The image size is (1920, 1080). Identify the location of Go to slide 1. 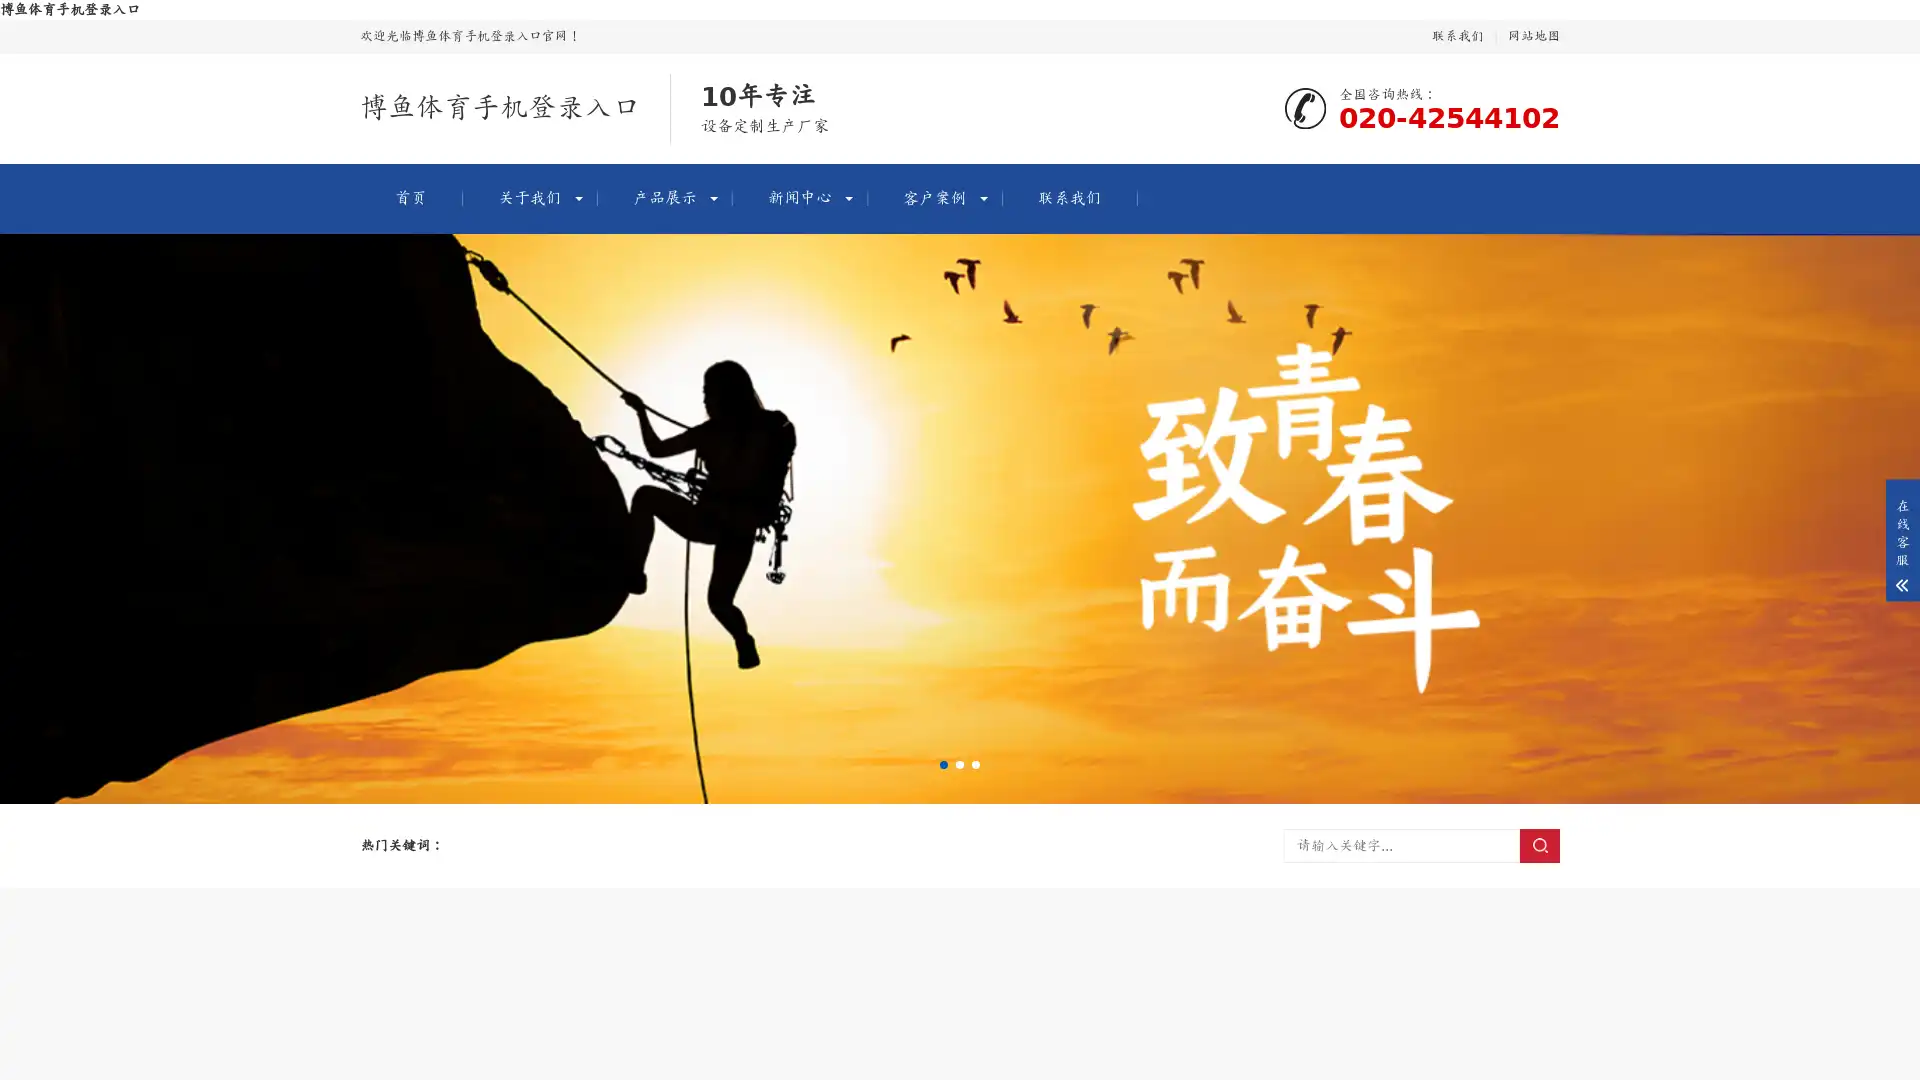
(943, 764).